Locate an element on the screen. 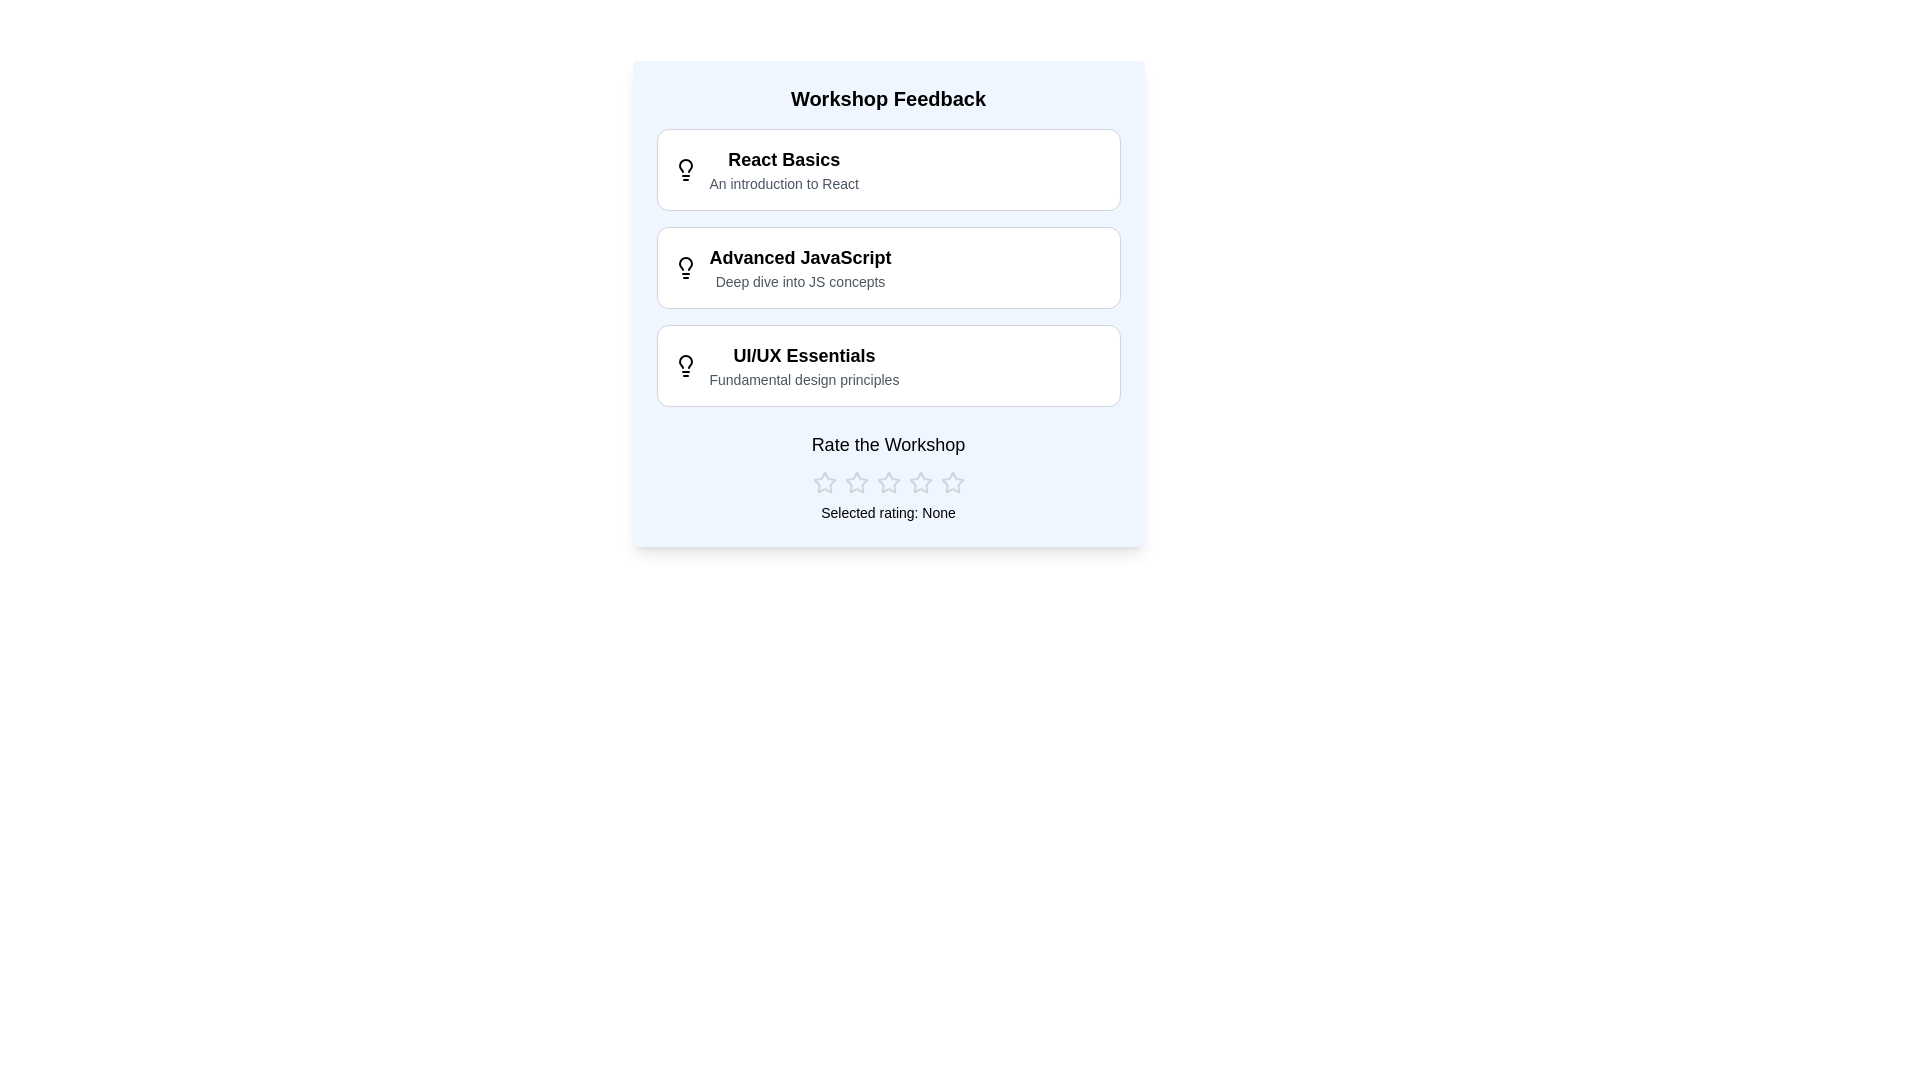 This screenshot has height=1080, width=1920. the static textual label that serves as a title for the 'UI/UX Essentials' workshop entry, located in the center of the third list item within the 'Workshop Feedback' section is located at coordinates (804, 354).